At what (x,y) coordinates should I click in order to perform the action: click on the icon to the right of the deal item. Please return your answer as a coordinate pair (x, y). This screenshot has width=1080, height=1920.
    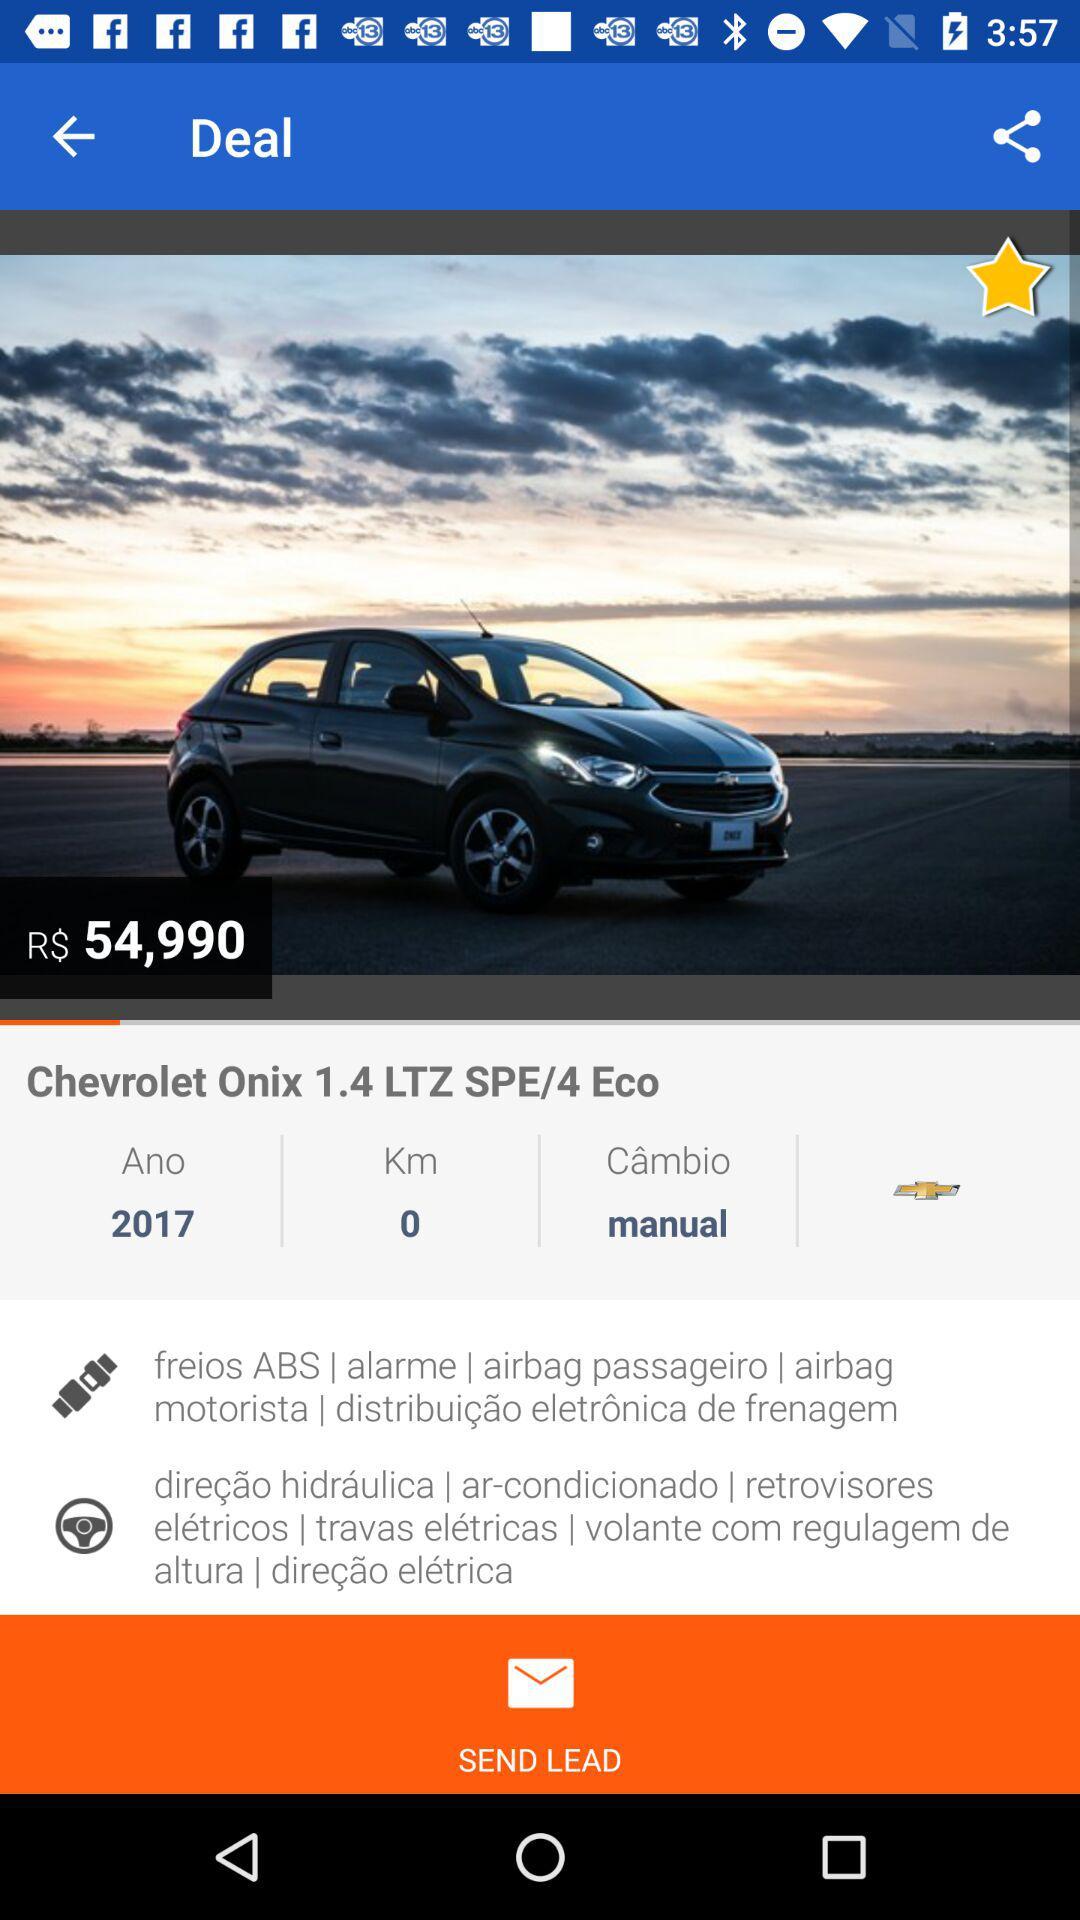
    Looking at the image, I should click on (1017, 135).